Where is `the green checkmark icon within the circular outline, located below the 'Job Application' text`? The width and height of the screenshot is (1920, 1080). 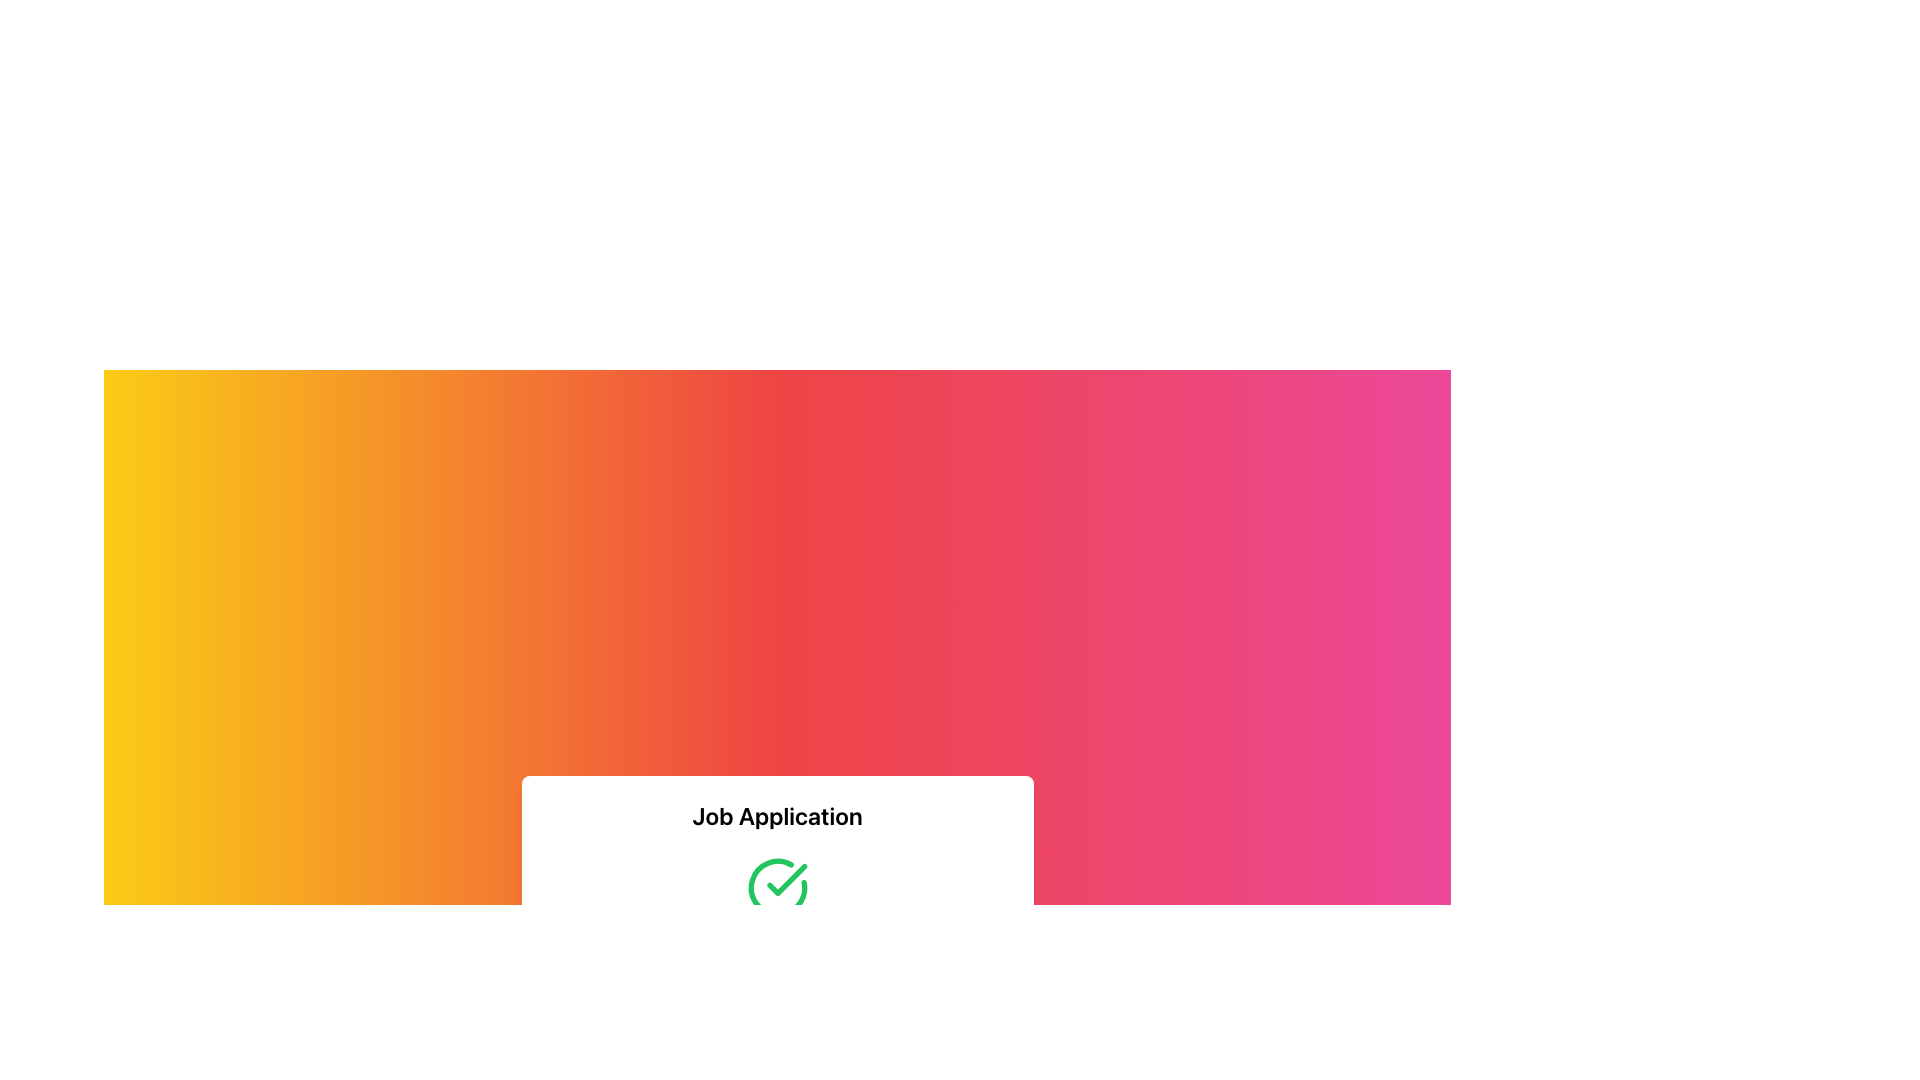
the green checkmark icon within the circular outline, located below the 'Job Application' text is located at coordinates (785, 878).